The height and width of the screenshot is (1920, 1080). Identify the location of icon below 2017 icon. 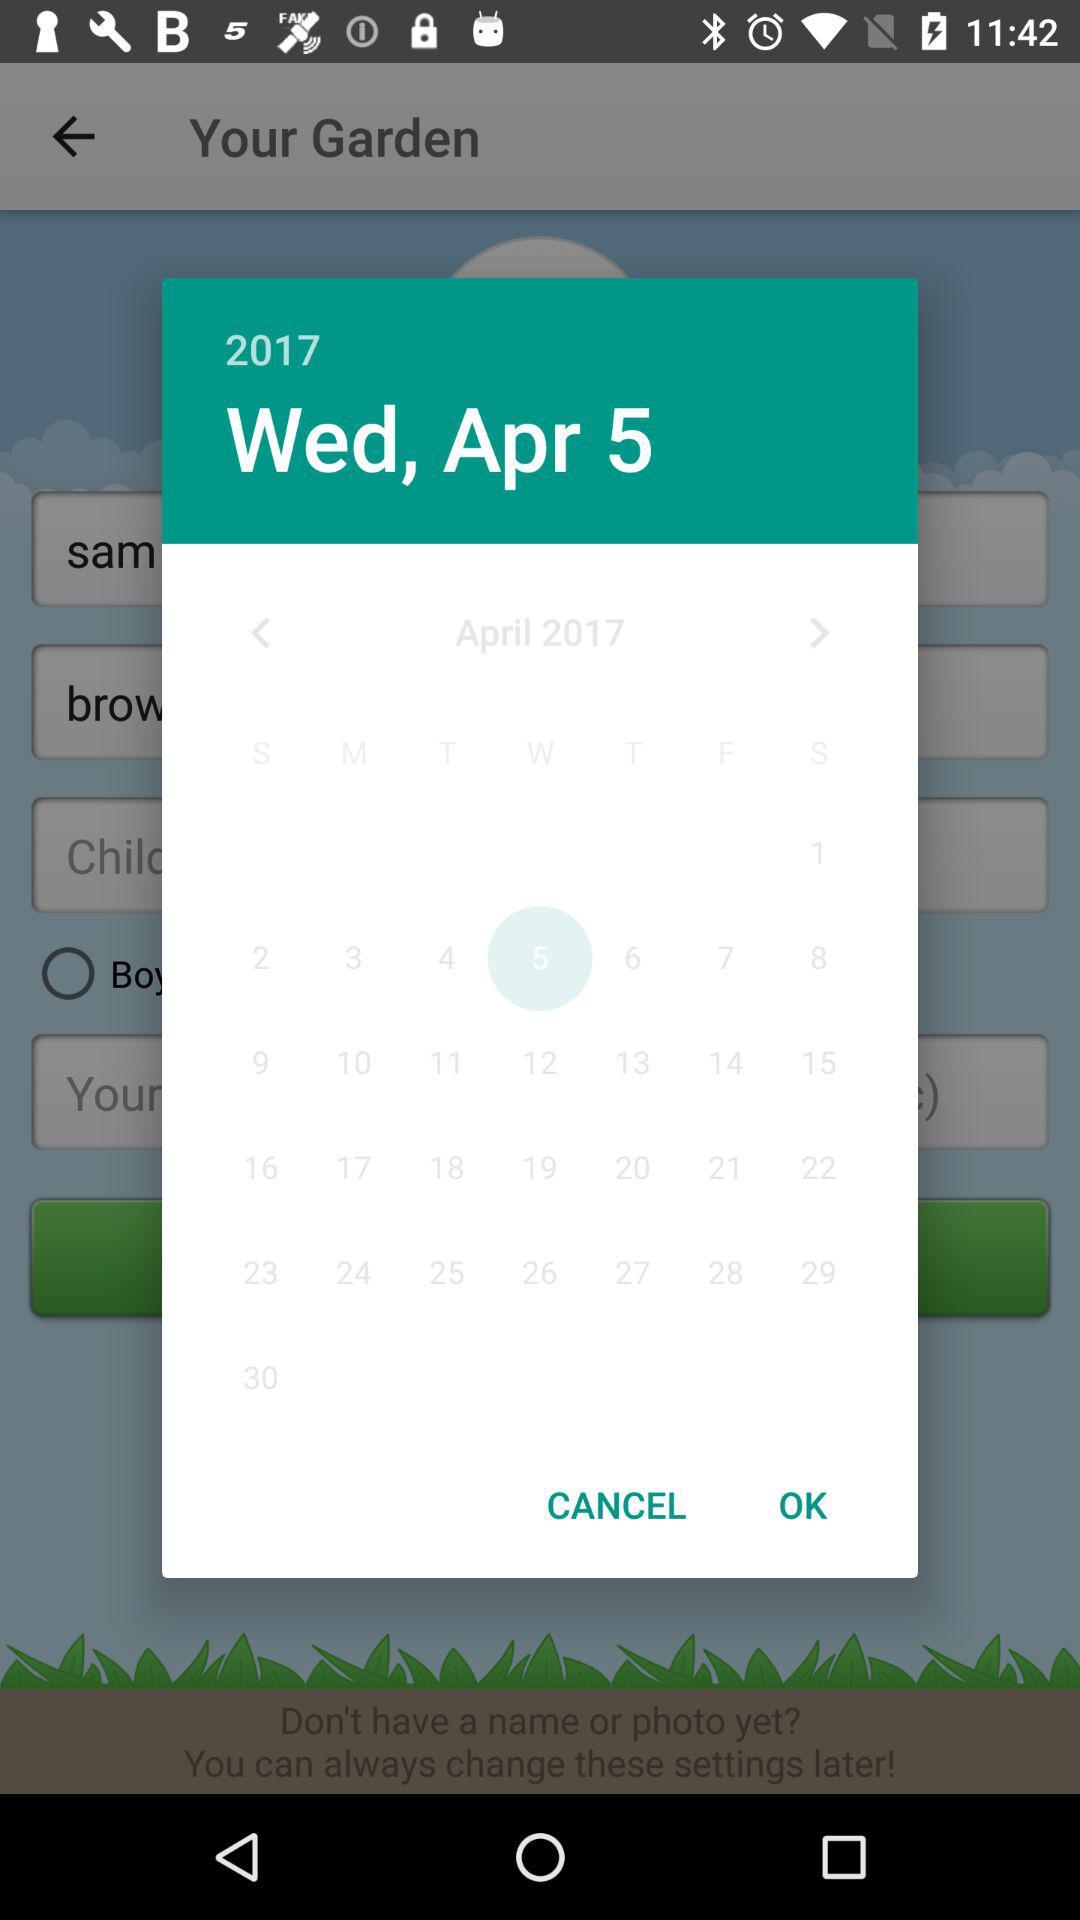
(438, 435).